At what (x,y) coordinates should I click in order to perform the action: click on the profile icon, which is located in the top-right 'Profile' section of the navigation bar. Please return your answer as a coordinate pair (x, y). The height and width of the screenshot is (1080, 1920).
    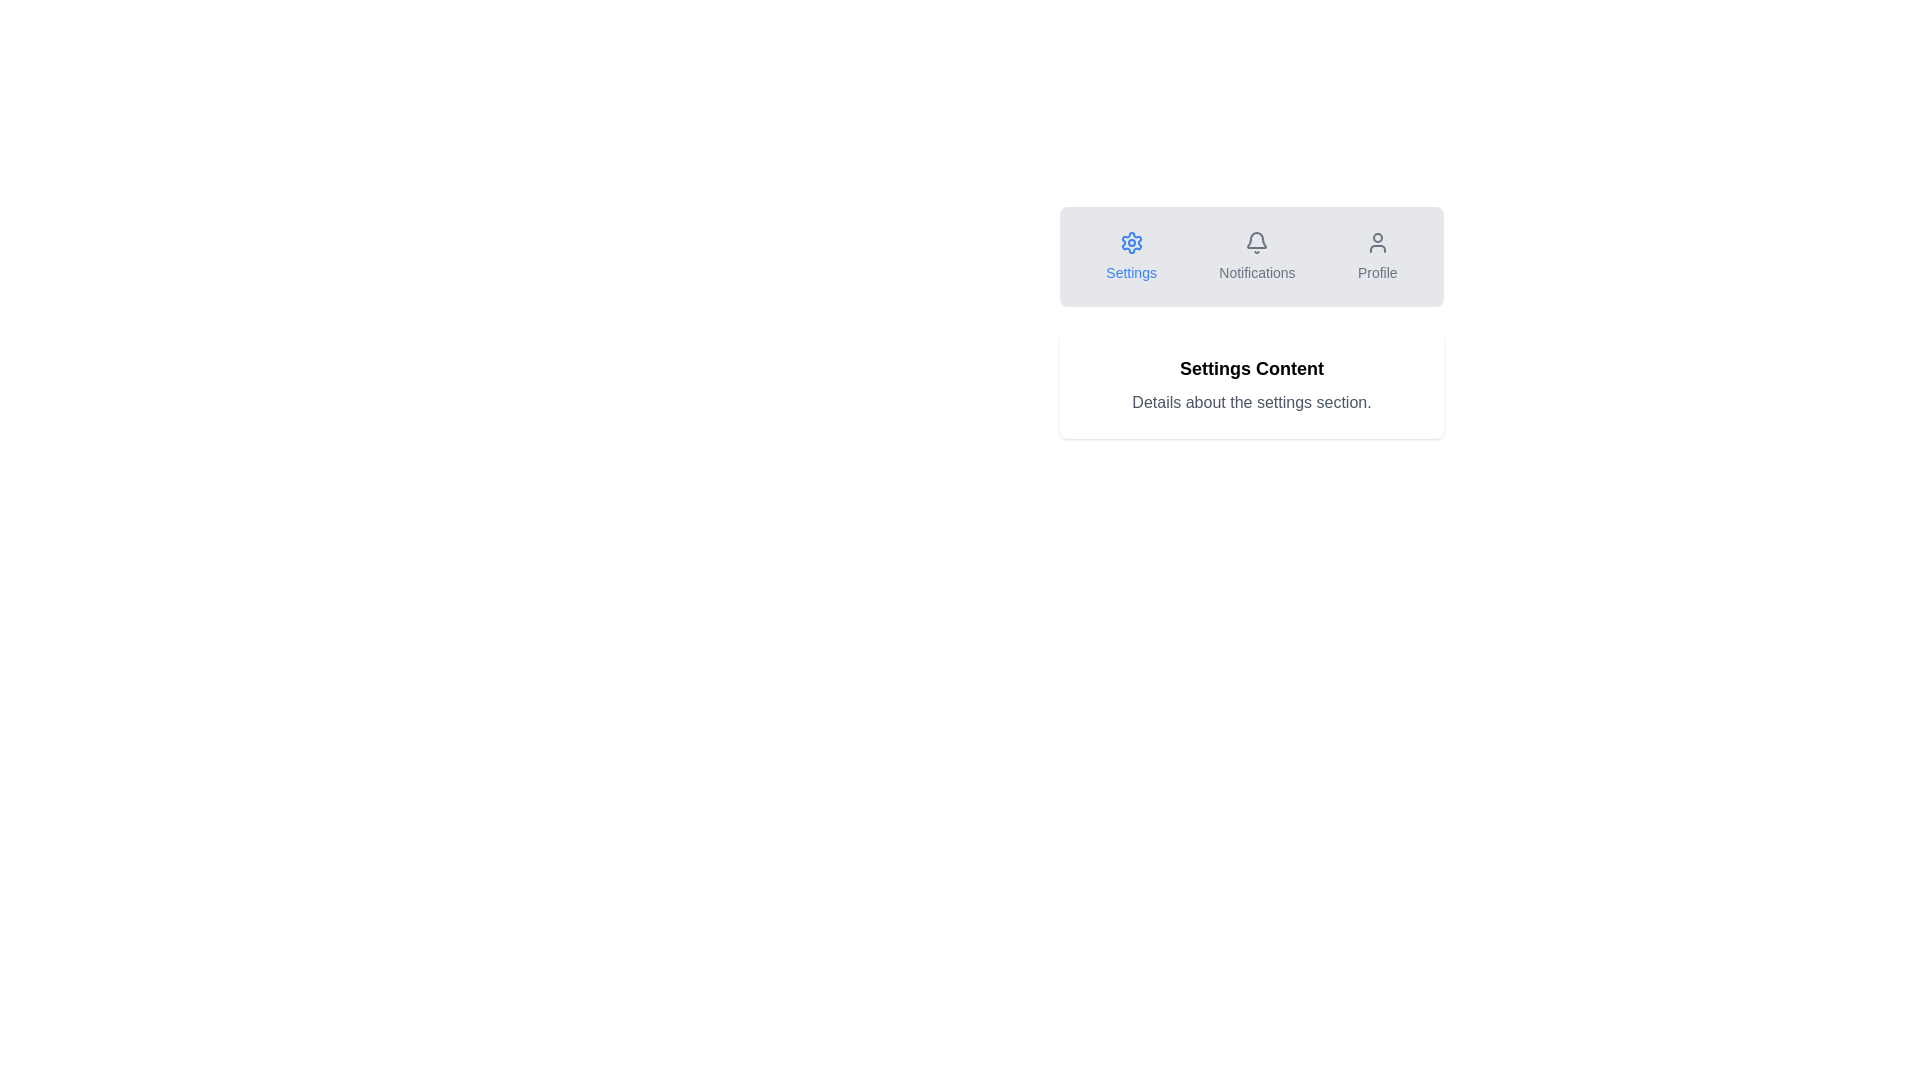
    Looking at the image, I should click on (1376, 242).